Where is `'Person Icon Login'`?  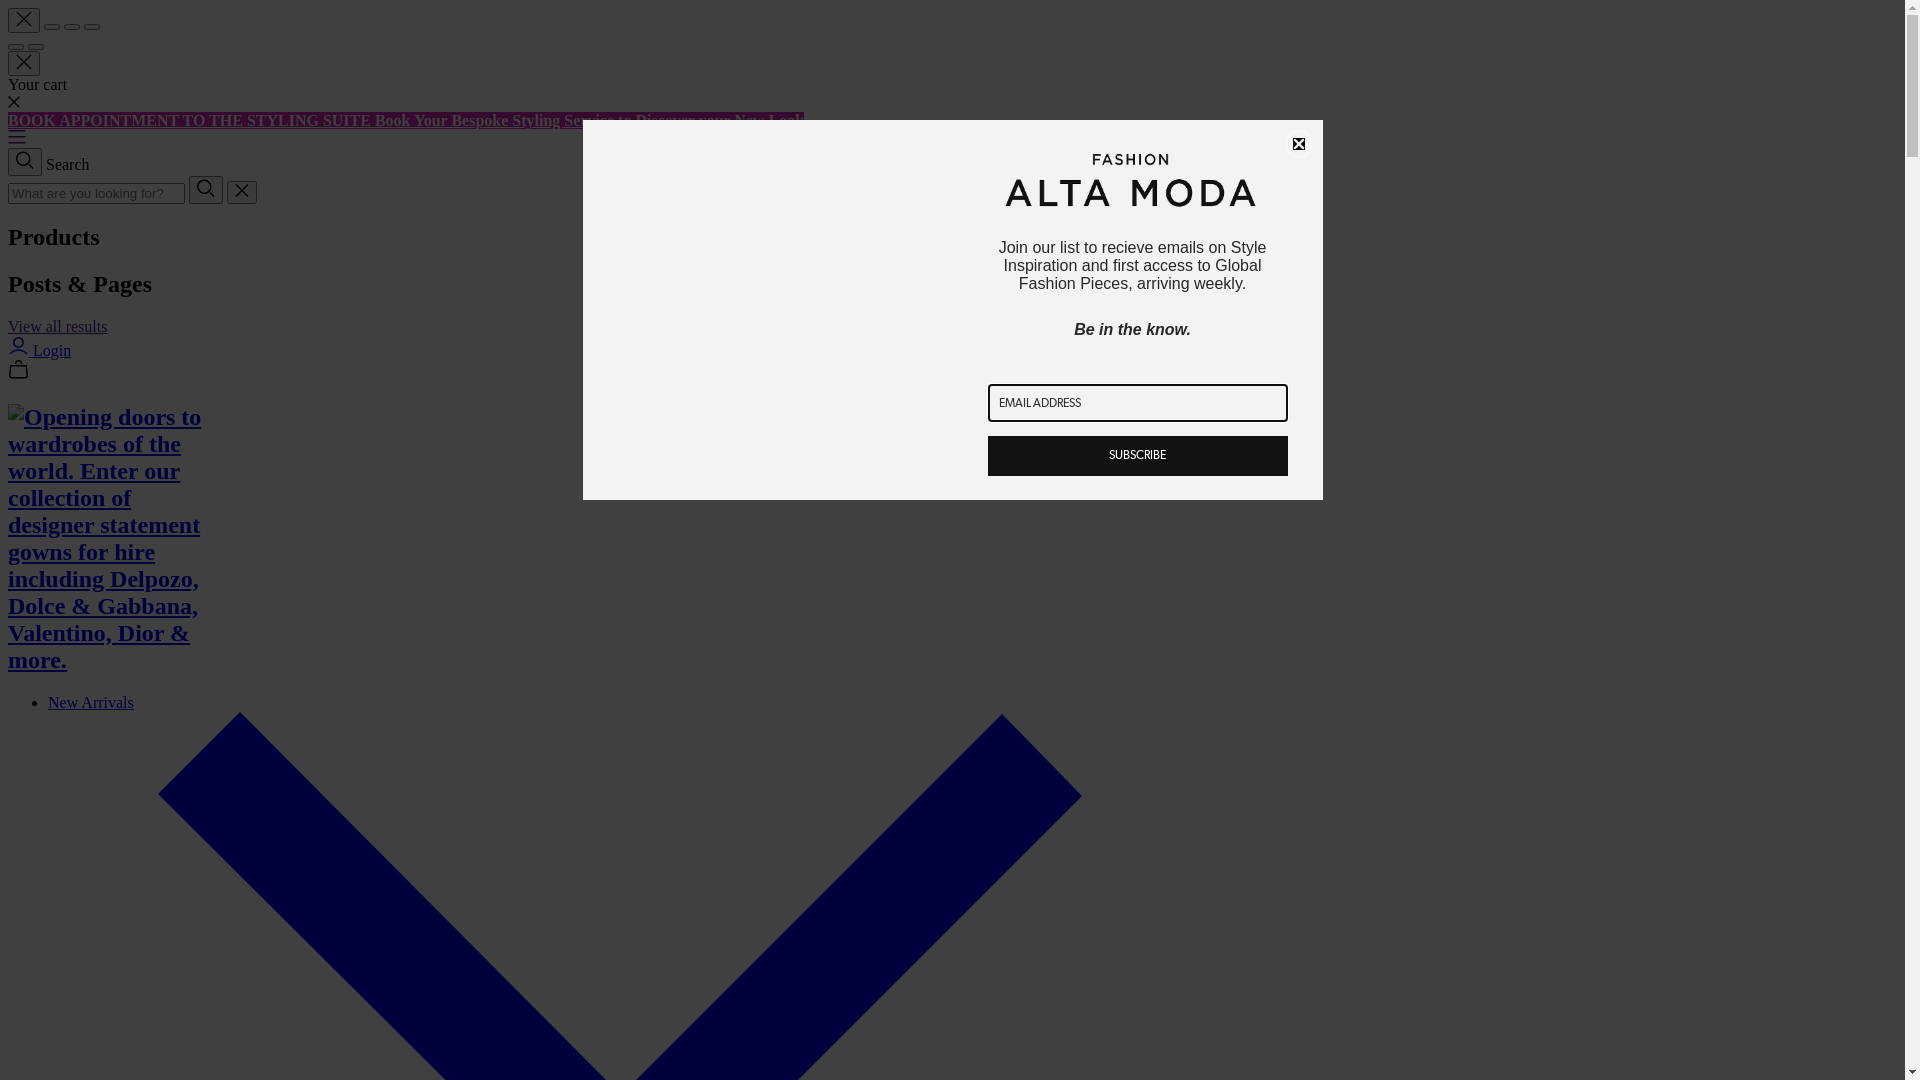
'Person Icon Login' is located at coordinates (8, 349).